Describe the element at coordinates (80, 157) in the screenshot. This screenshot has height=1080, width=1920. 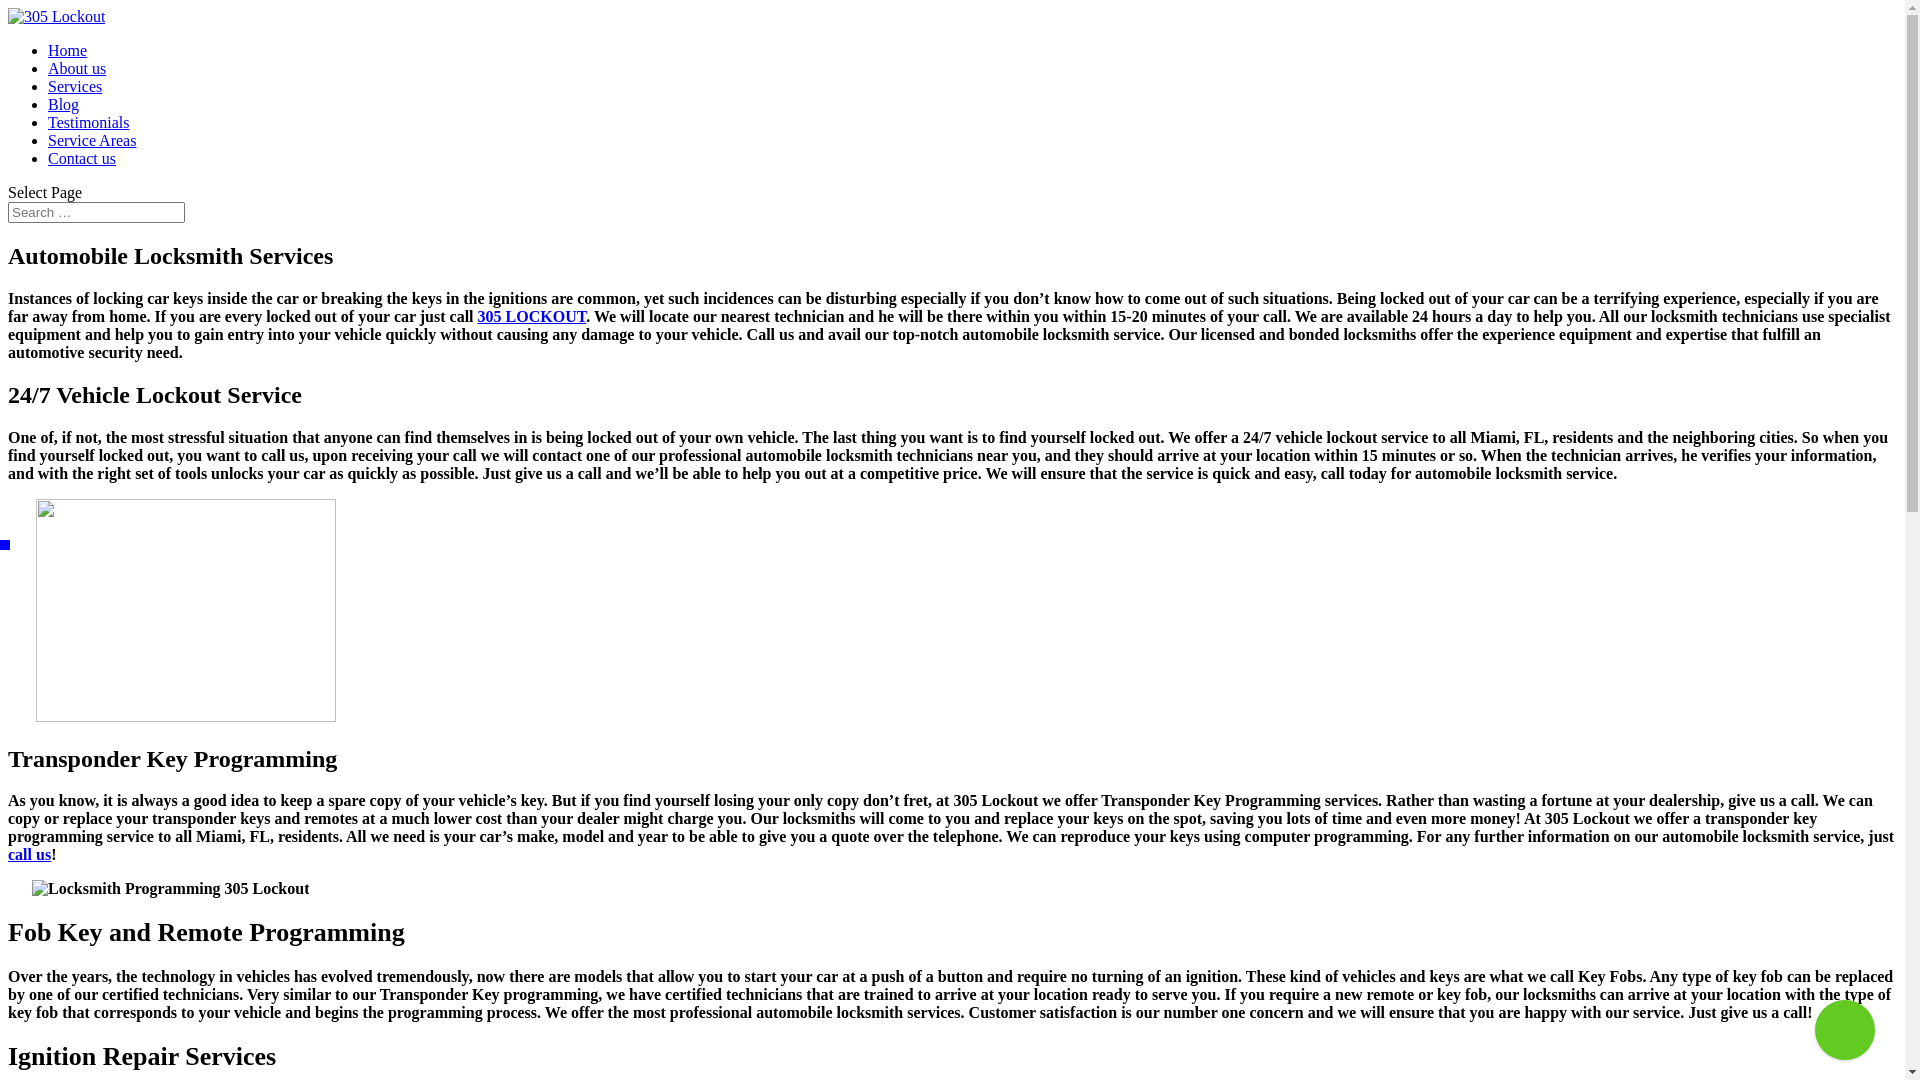
I see `'Contact us'` at that location.